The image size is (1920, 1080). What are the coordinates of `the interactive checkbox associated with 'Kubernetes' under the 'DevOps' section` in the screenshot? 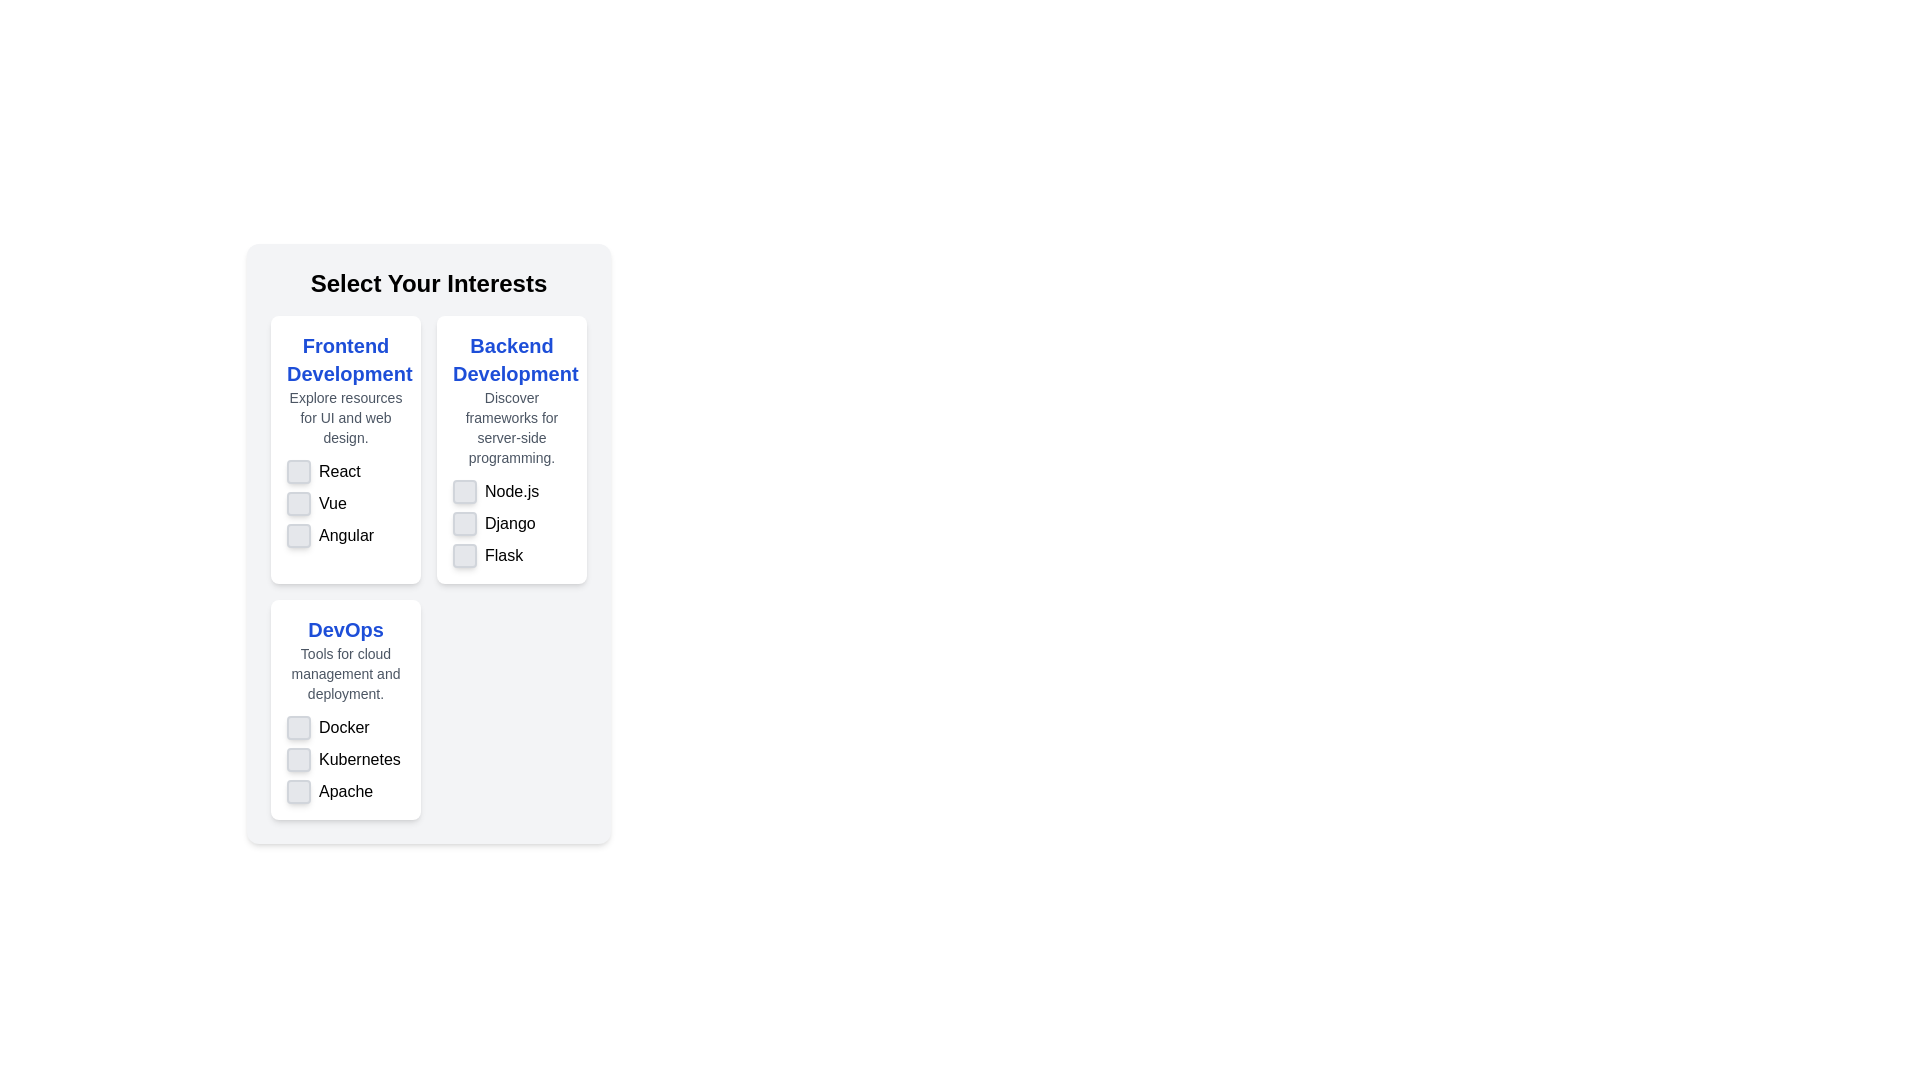 It's located at (297, 759).